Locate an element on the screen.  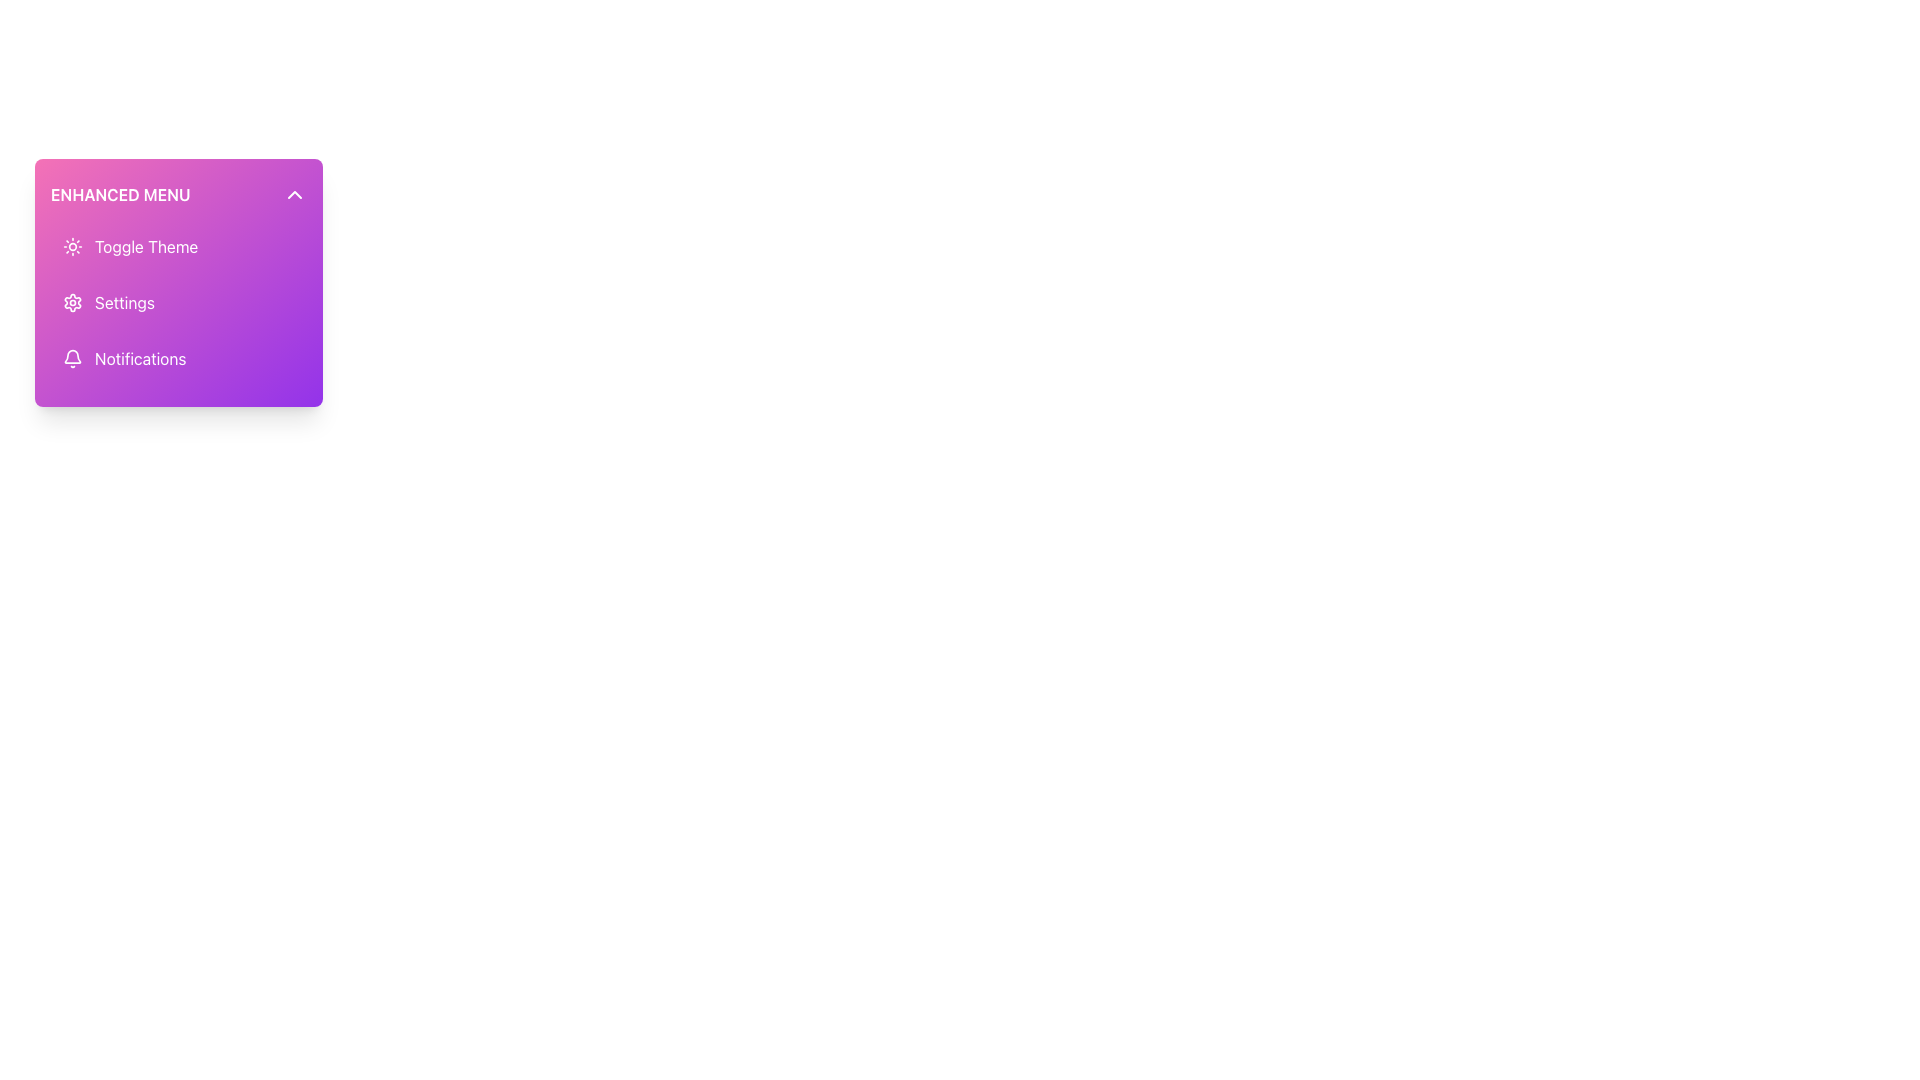
the gear-shaped decorative icon representing the settings option, which is positioned next to the 'Settings' label in the Enhanced Menu is located at coordinates (72, 303).